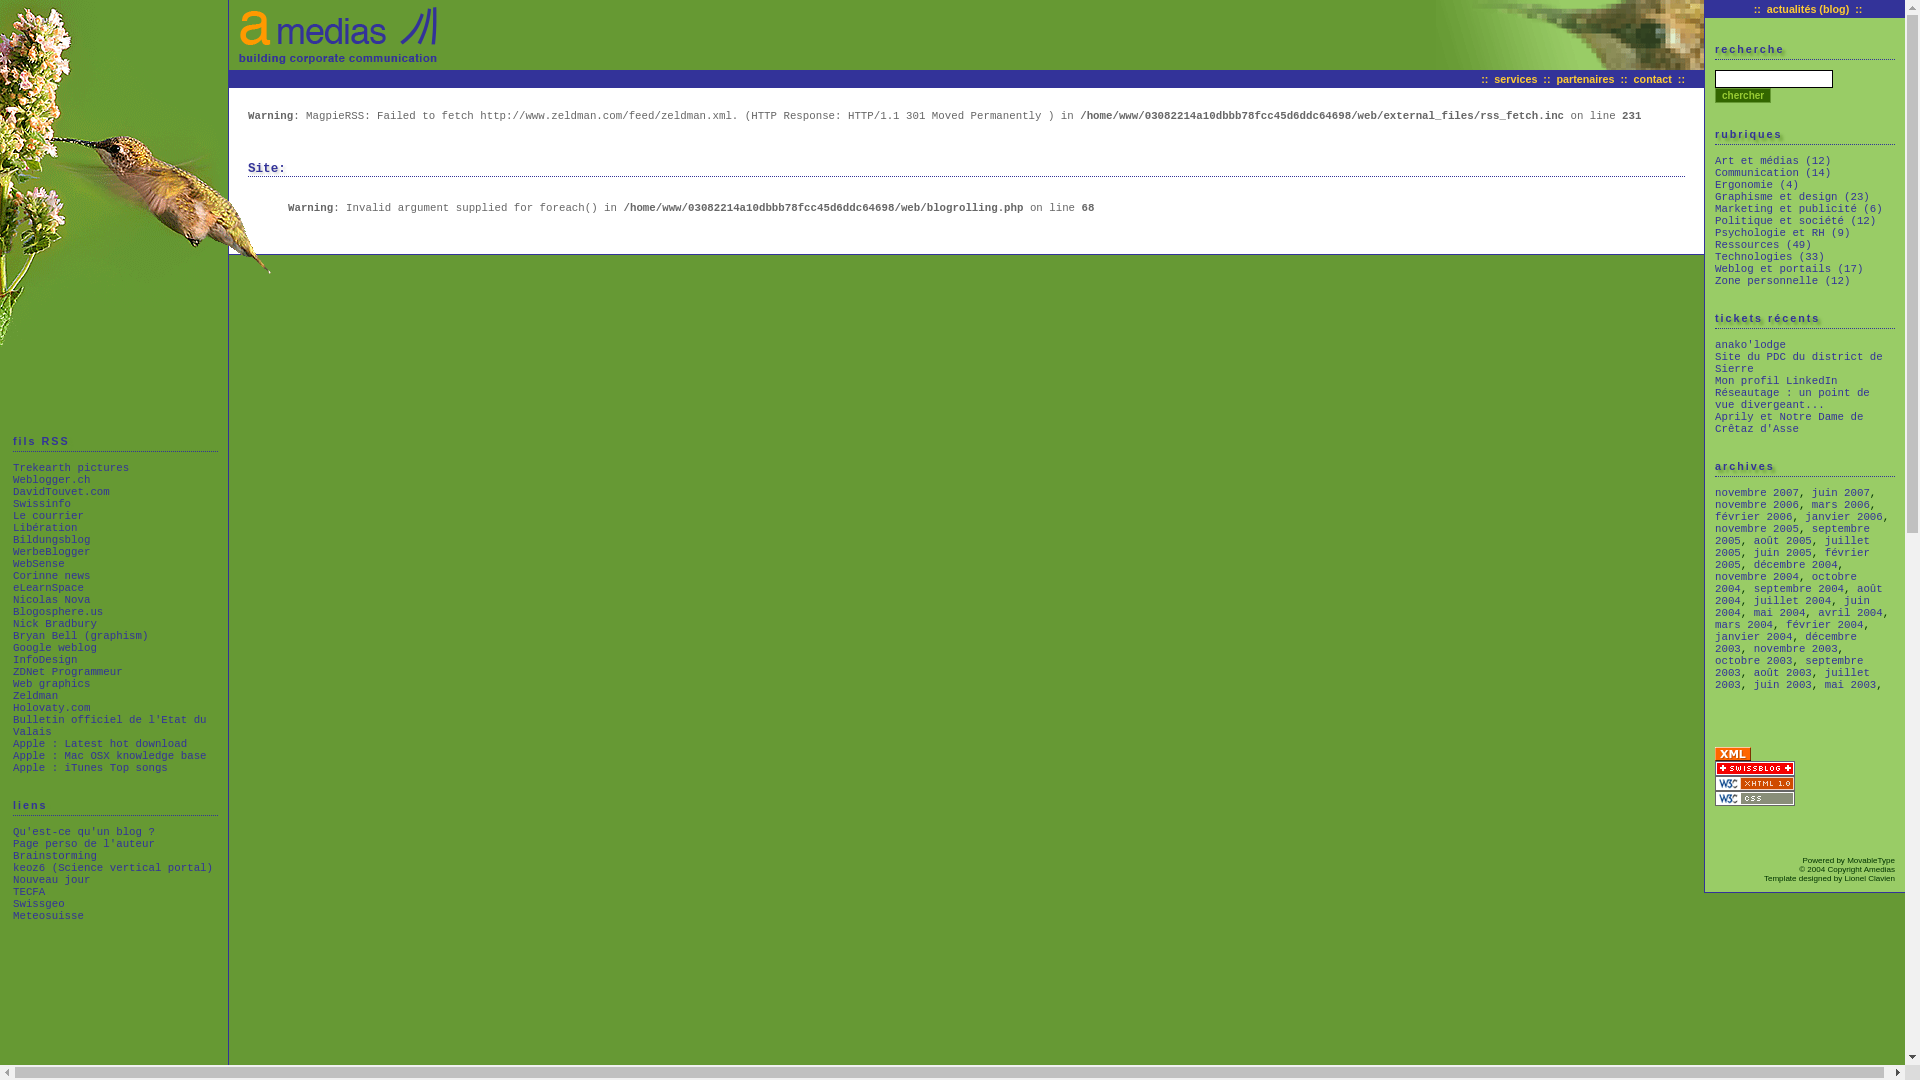 The image size is (1920, 1080). I want to click on 'eLearnSpace', so click(48, 586).